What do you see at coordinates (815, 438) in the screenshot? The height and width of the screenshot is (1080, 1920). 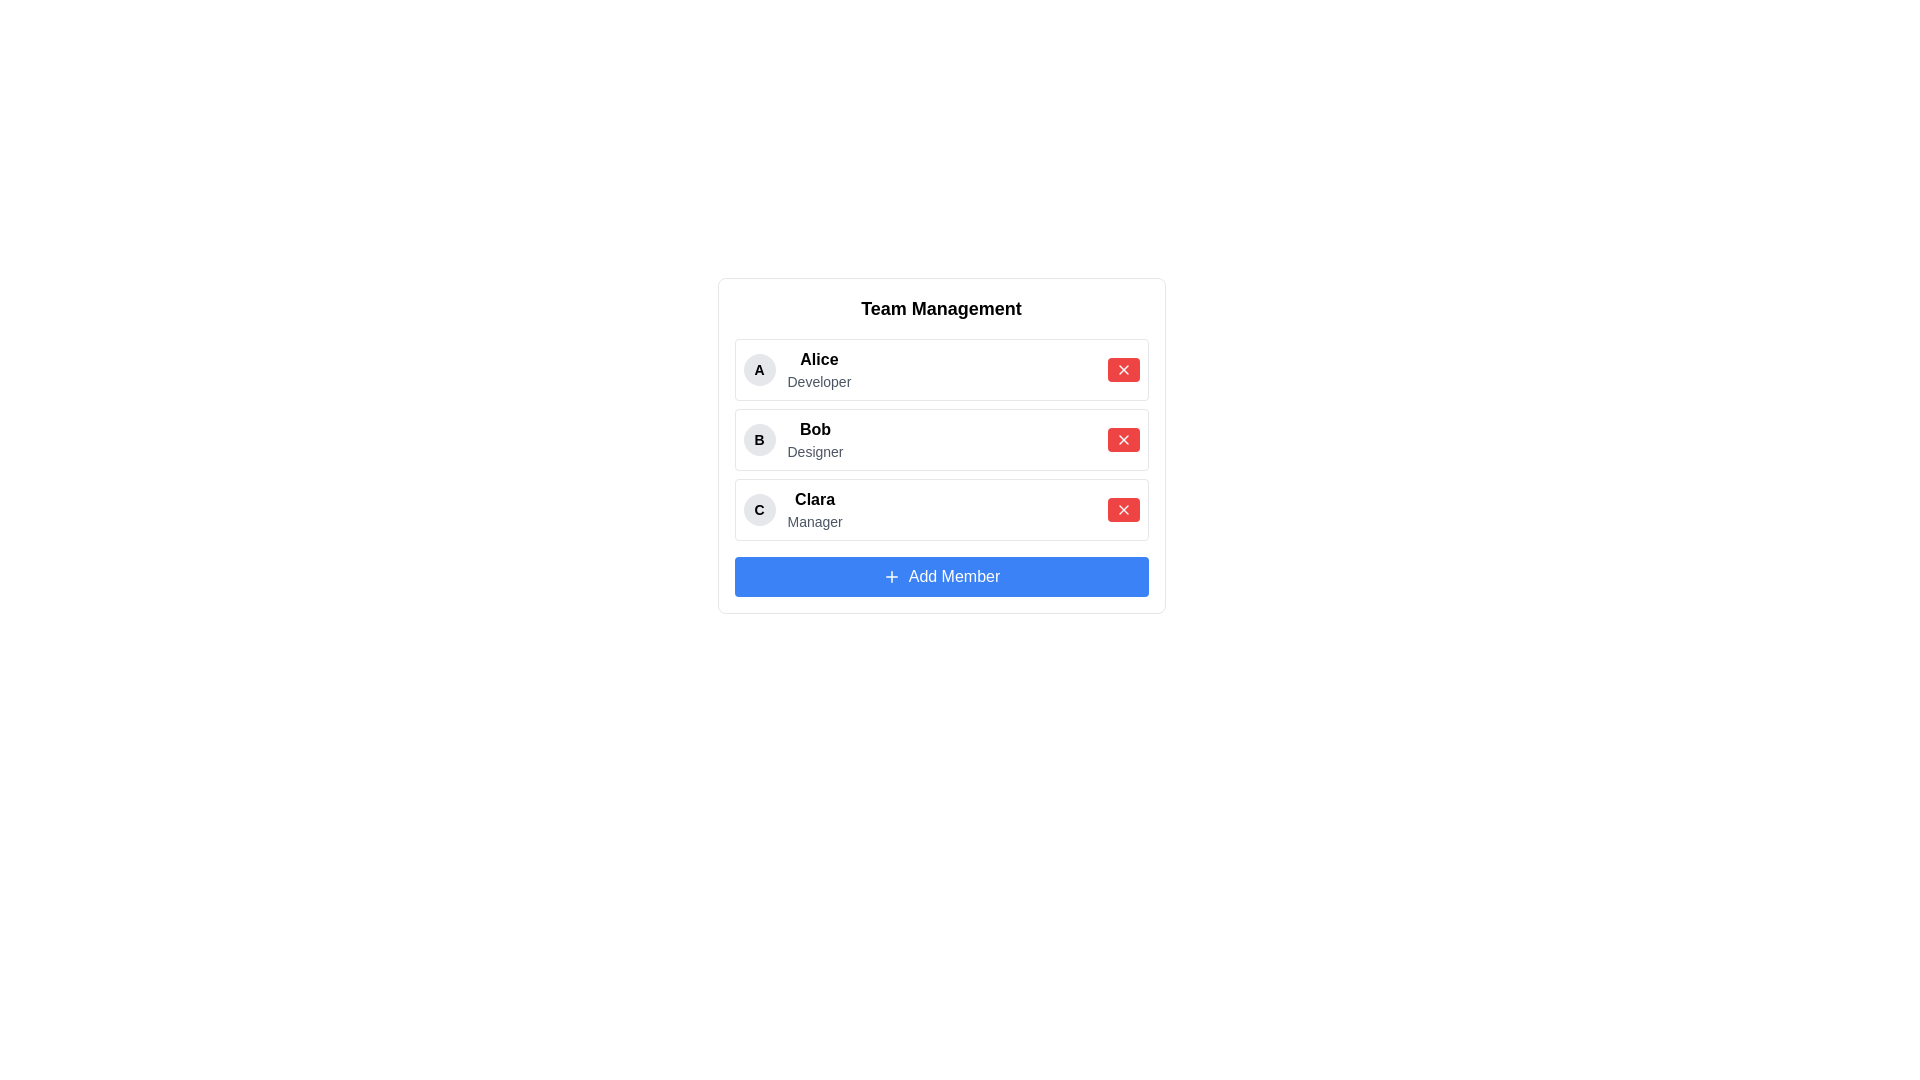 I see `the Informational Label displaying 'Bob' in bold and 'Designer' in gray, located in the second row of the team list, to the right of the 'B' avatar and left of the red-remove button` at bounding box center [815, 438].